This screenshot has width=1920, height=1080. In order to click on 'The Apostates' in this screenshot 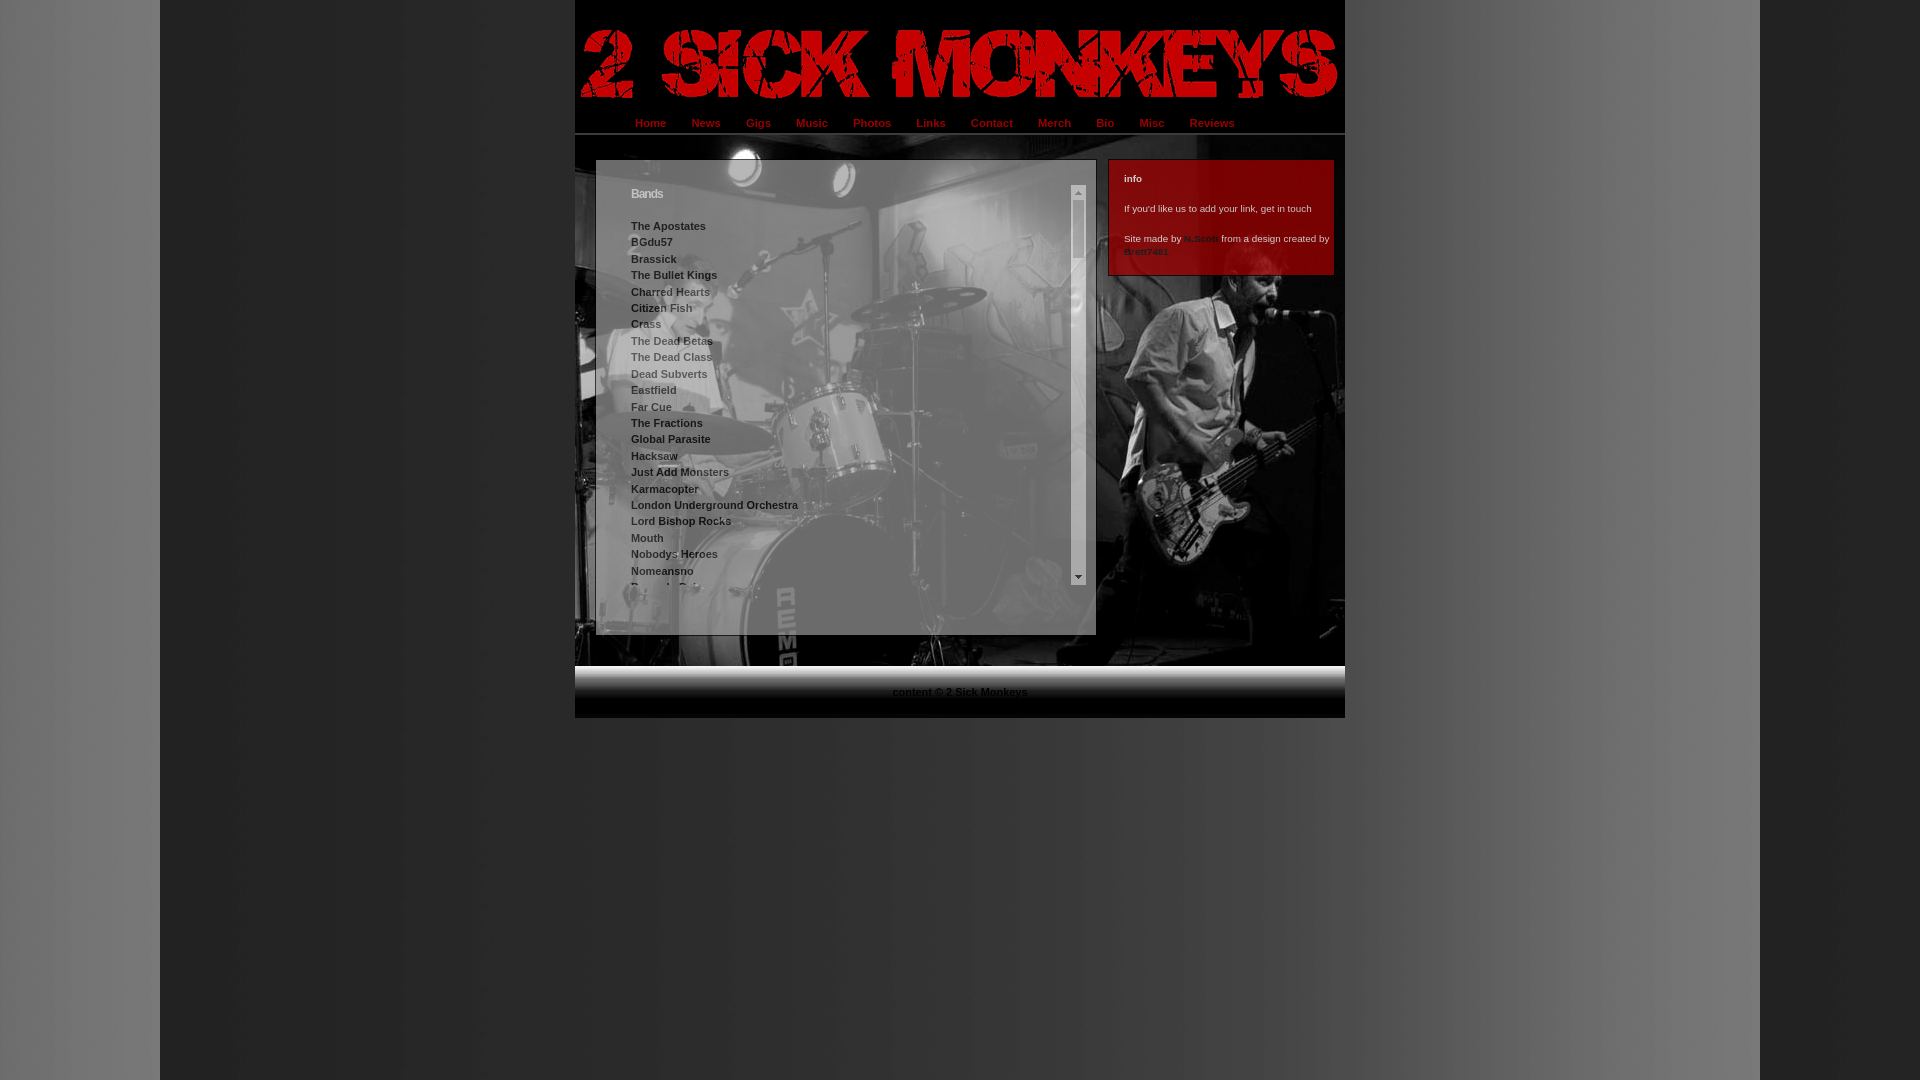, I will do `click(668, 225)`.